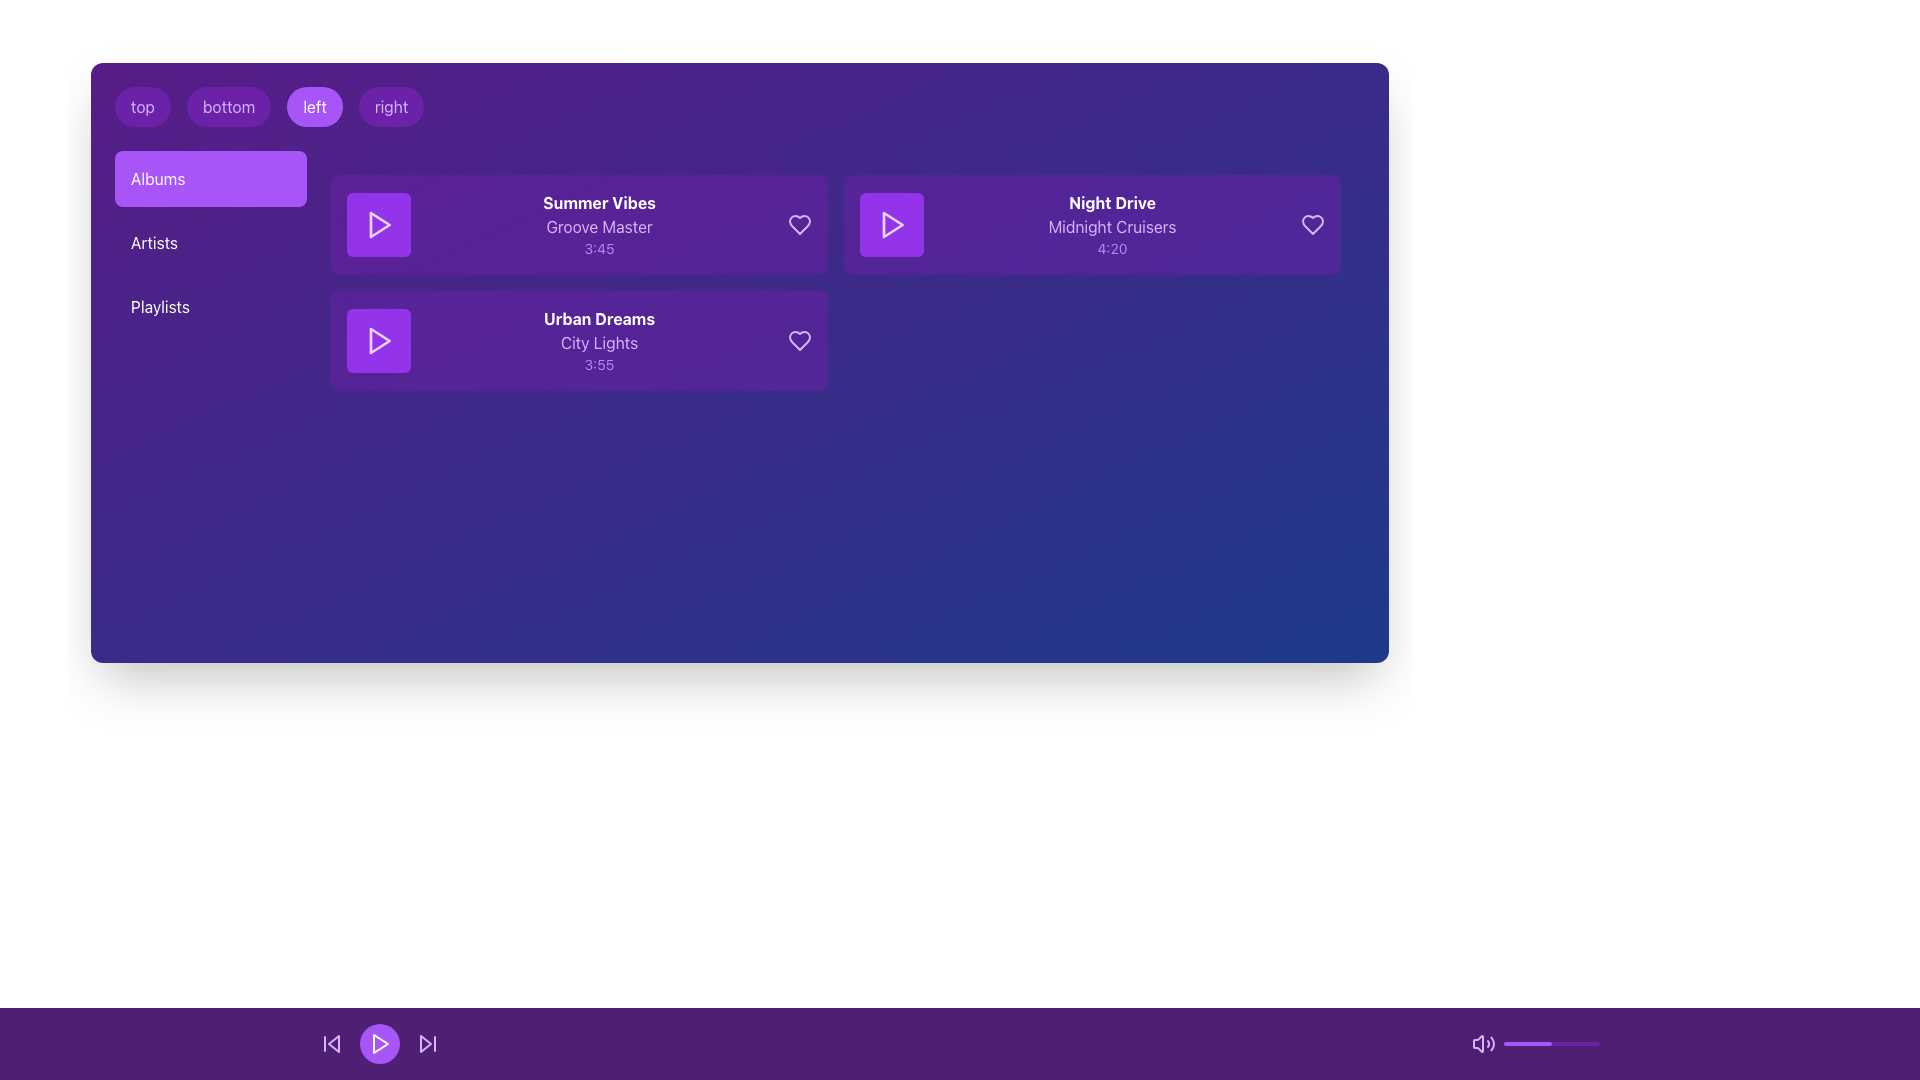 The height and width of the screenshot is (1080, 1920). What do you see at coordinates (1521, 1043) in the screenshot?
I see `the volume level` at bounding box center [1521, 1043].